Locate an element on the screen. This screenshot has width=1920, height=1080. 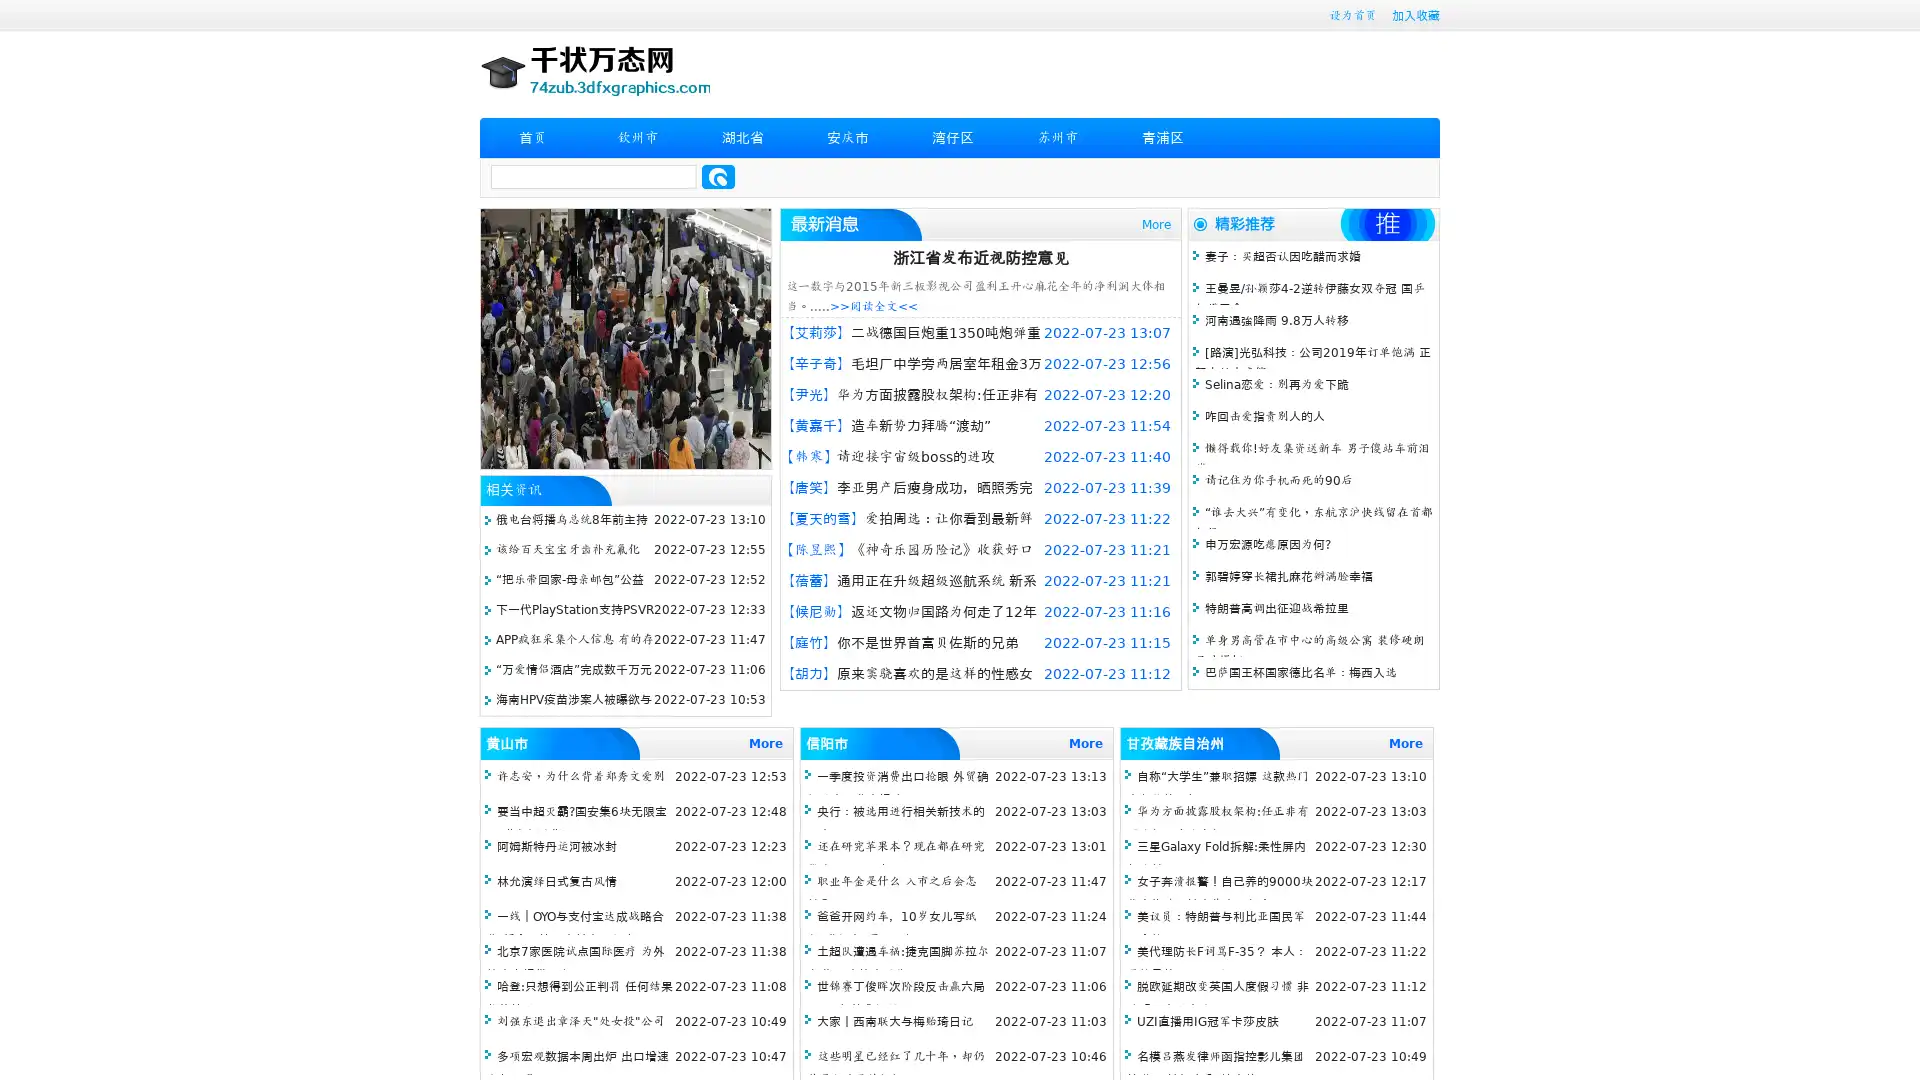
Search is located at coordinates (718, 176).